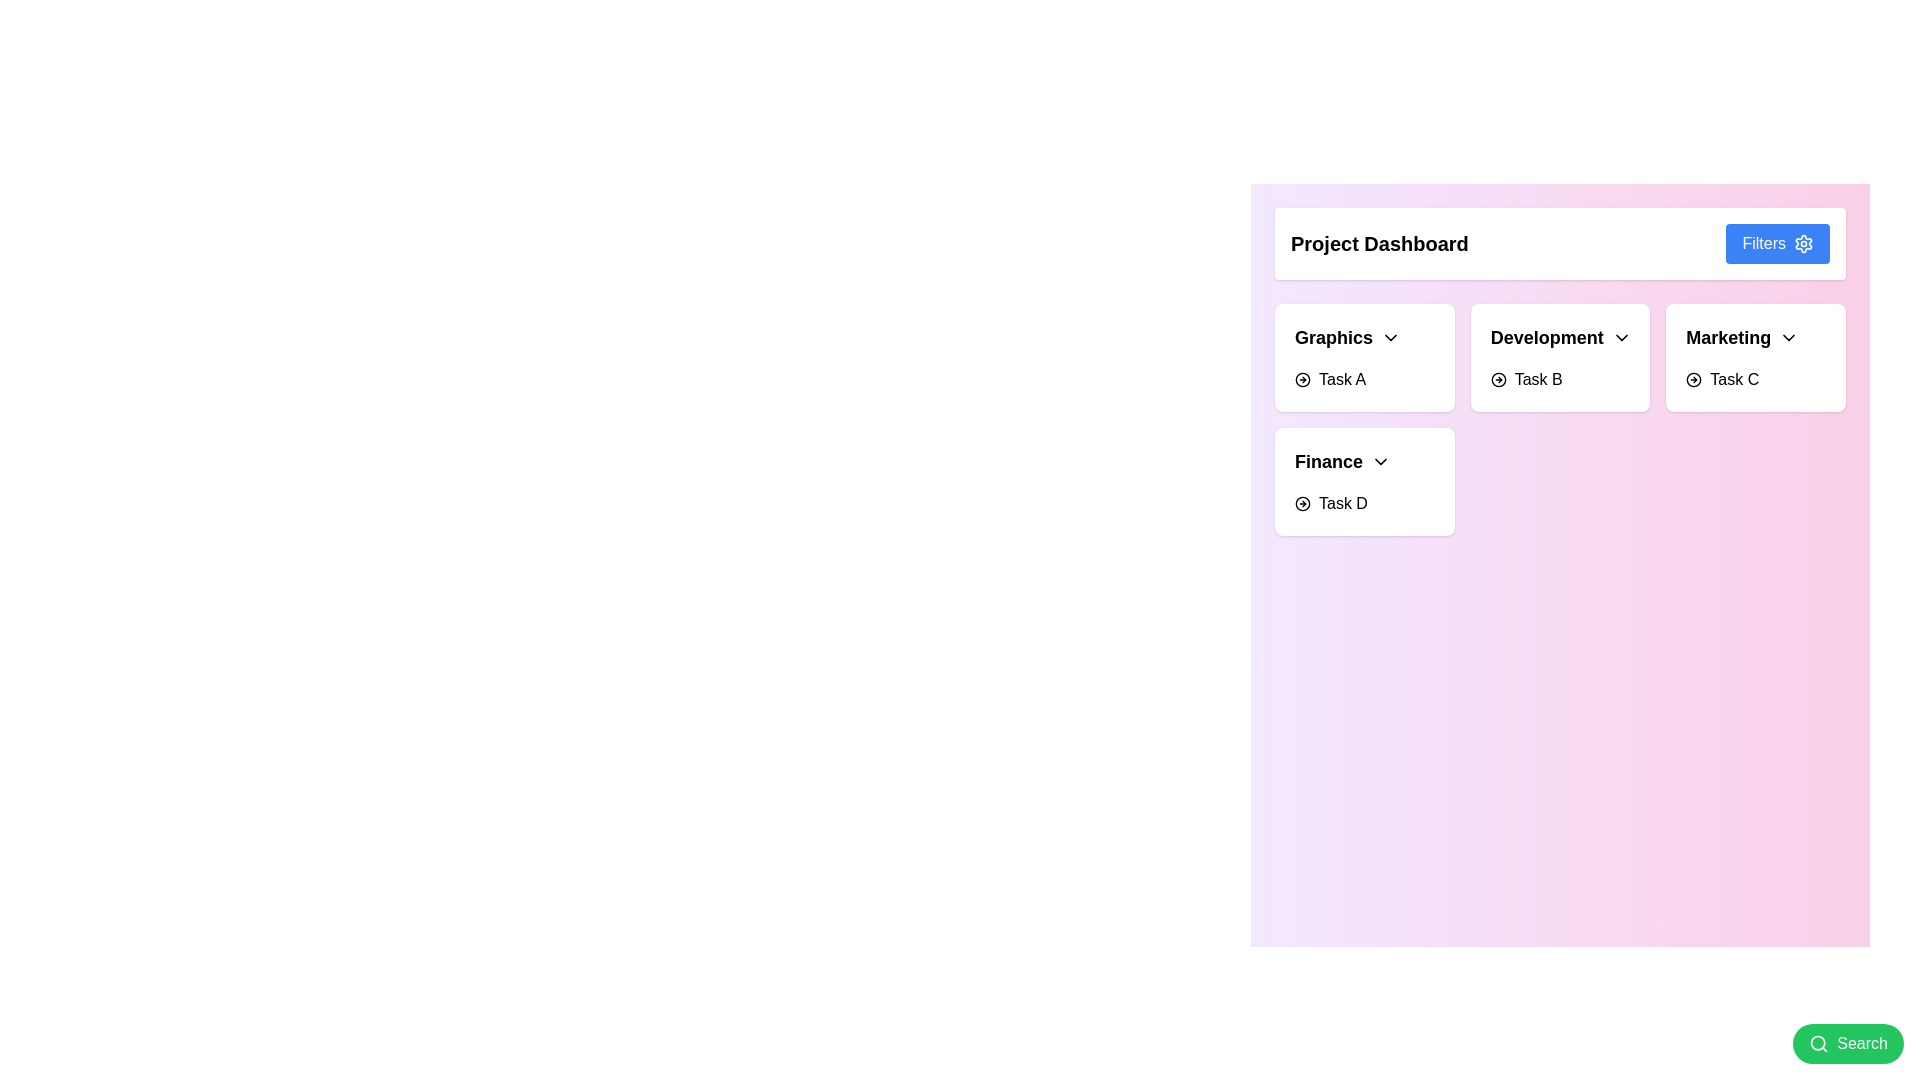 The image size is (1920, 1080). Describe the element at coordinates (1380, 462) in the screenshot. I see `the chevron icon located at the far-right end of the 'Finance' section title` at that location.